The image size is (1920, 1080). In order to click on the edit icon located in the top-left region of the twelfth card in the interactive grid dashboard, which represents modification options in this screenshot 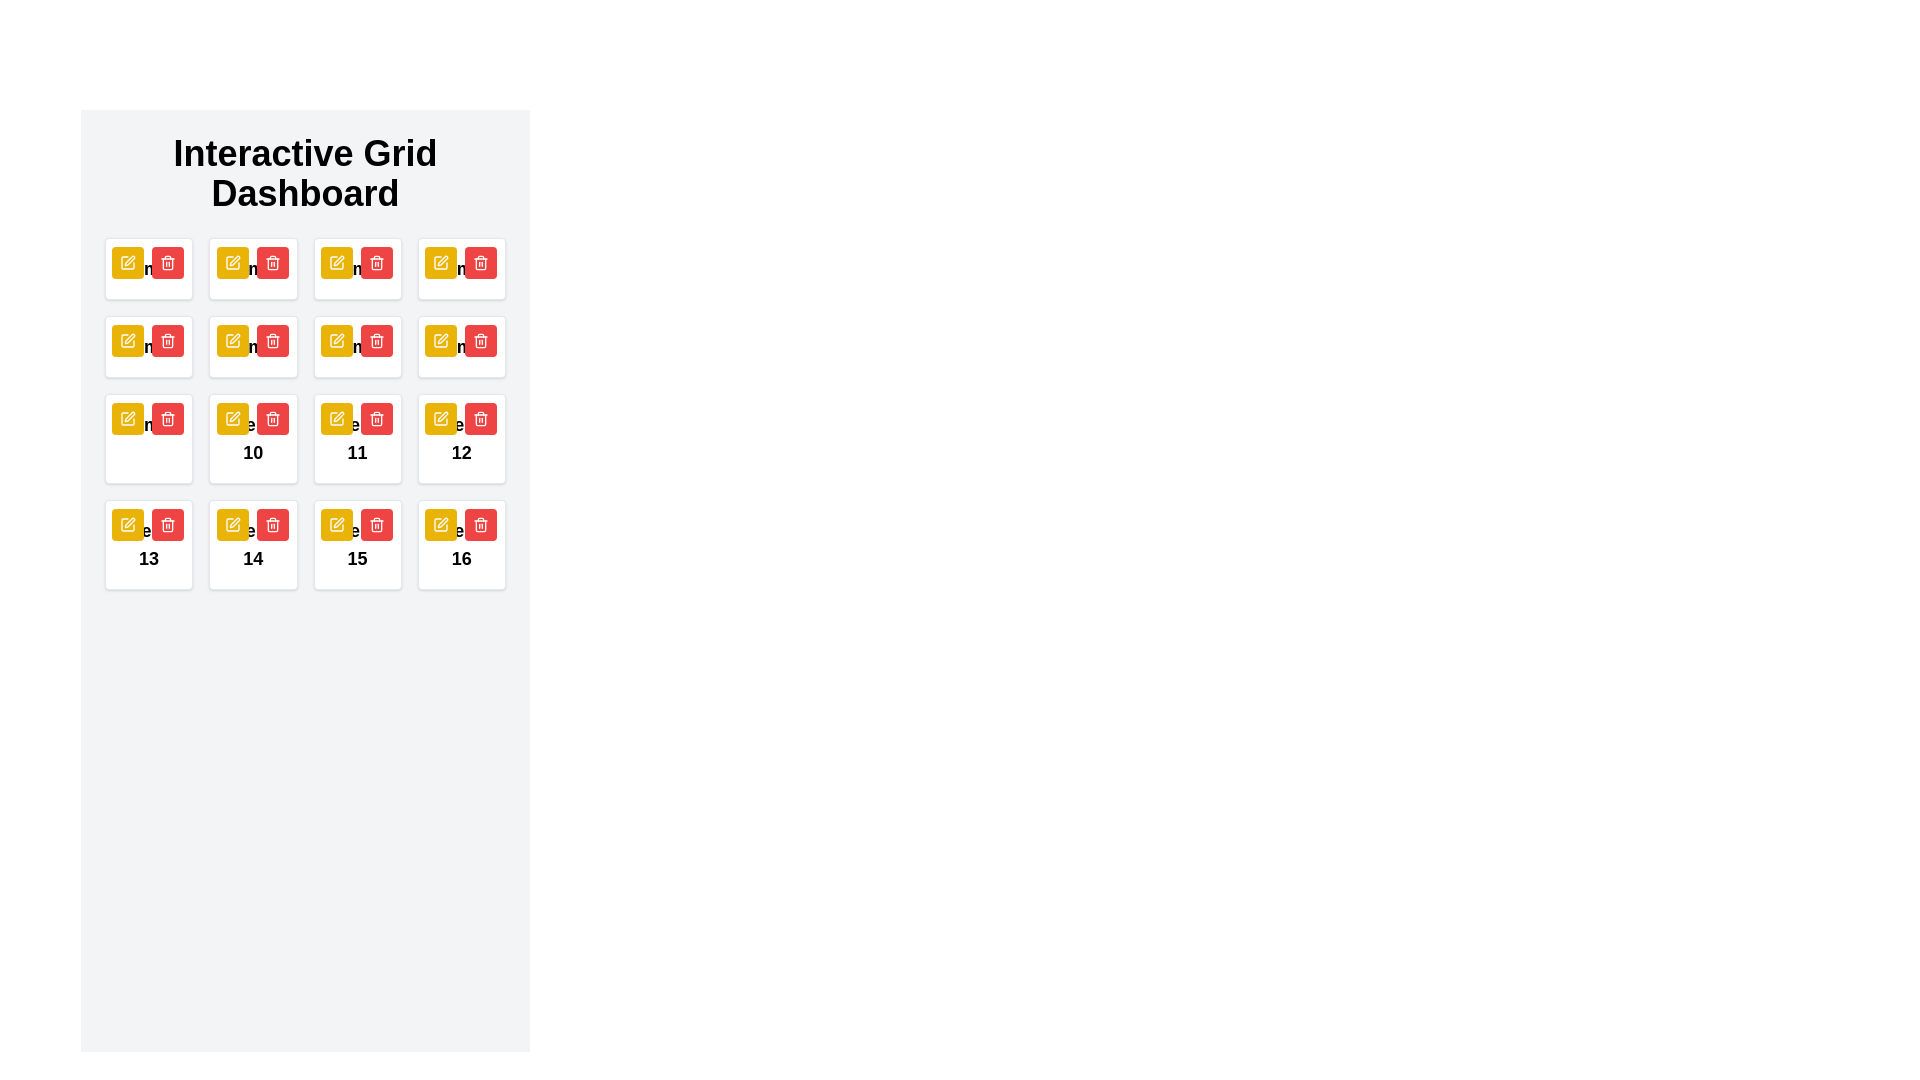, I will do `click(127, 418)`.